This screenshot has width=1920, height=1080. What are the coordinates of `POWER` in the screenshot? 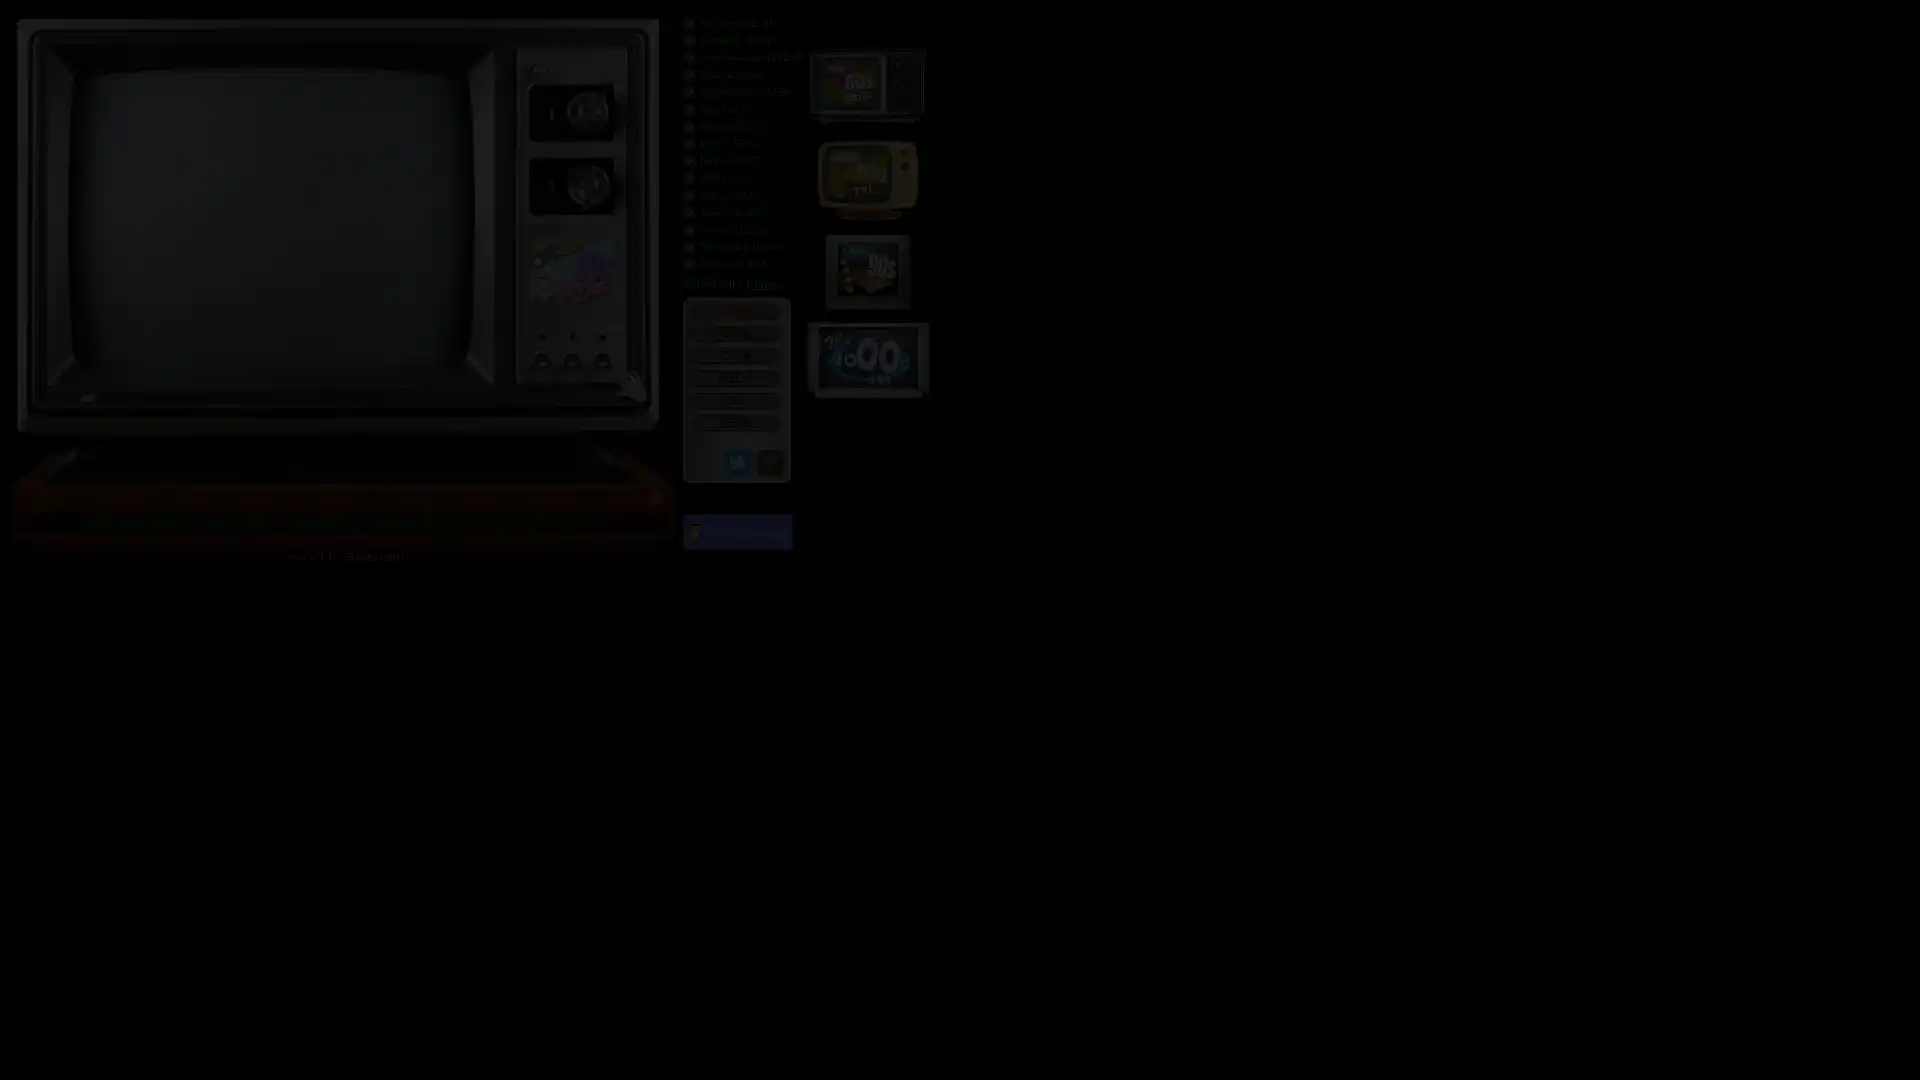 It's located at (734, 311).